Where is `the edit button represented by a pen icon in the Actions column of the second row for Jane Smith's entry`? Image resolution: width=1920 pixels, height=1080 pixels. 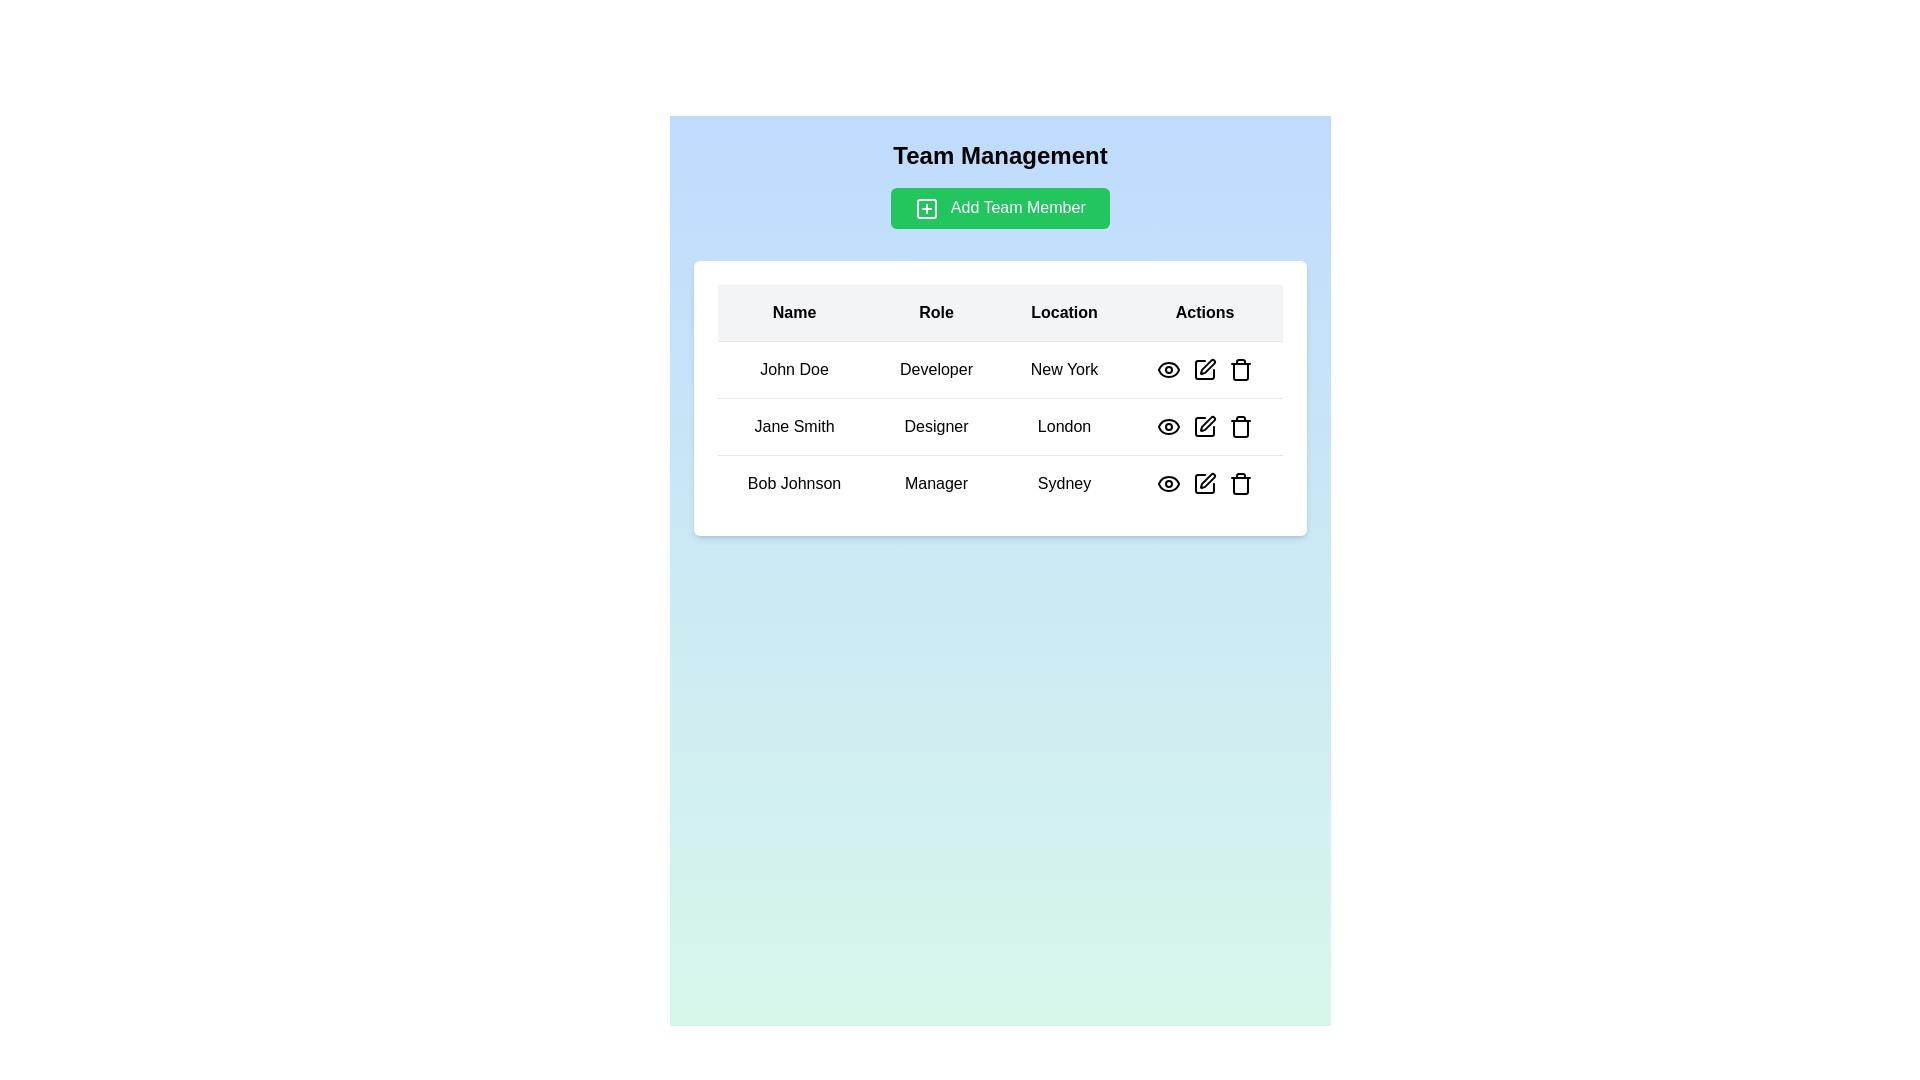
the edit button represented by a pen icon in the Actions column of the second row for Jane Smith's entry is located at coordinates (1207, 422).